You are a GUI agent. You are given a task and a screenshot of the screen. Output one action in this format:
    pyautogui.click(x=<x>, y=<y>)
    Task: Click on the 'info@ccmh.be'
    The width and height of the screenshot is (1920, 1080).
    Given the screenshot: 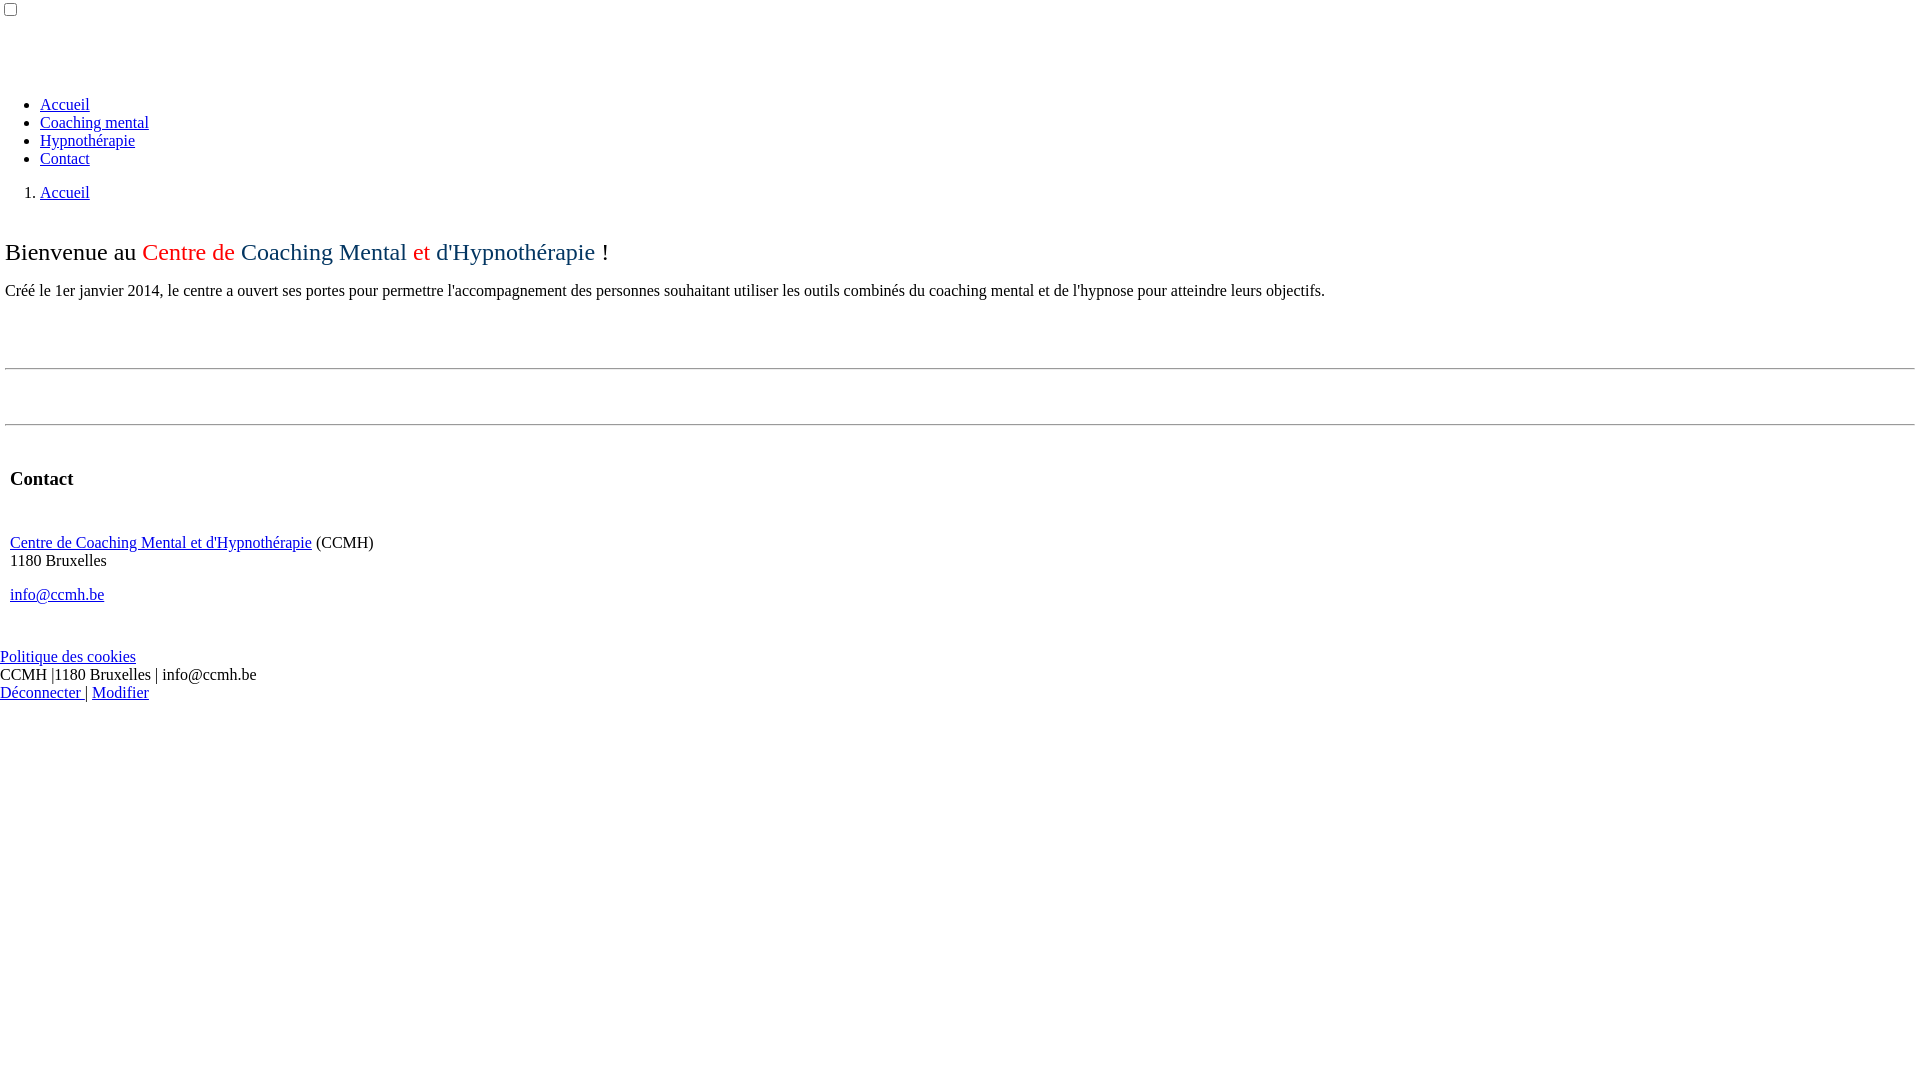 What is the action you would take?
    pyautogui.click(x=57, y=593)
    